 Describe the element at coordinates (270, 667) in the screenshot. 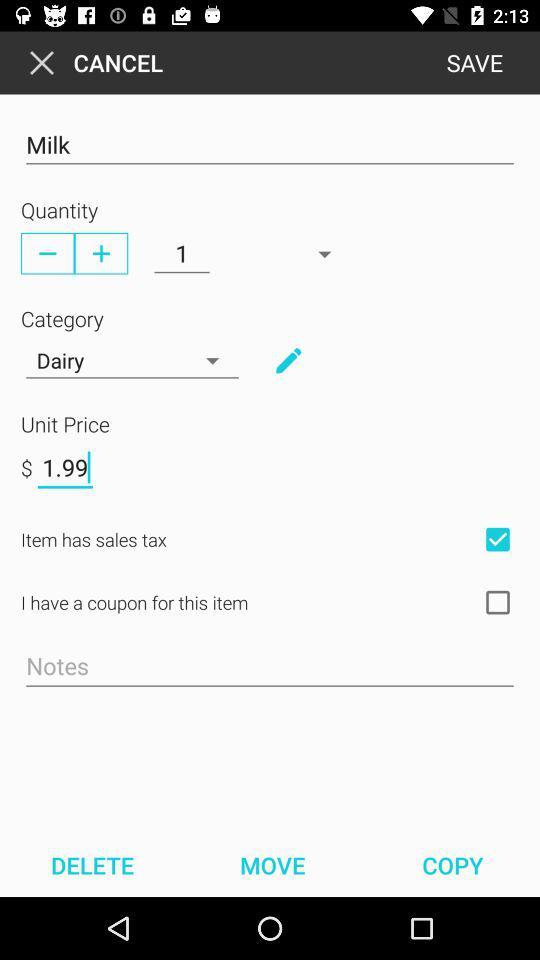

I see `shopping notes` at that location.